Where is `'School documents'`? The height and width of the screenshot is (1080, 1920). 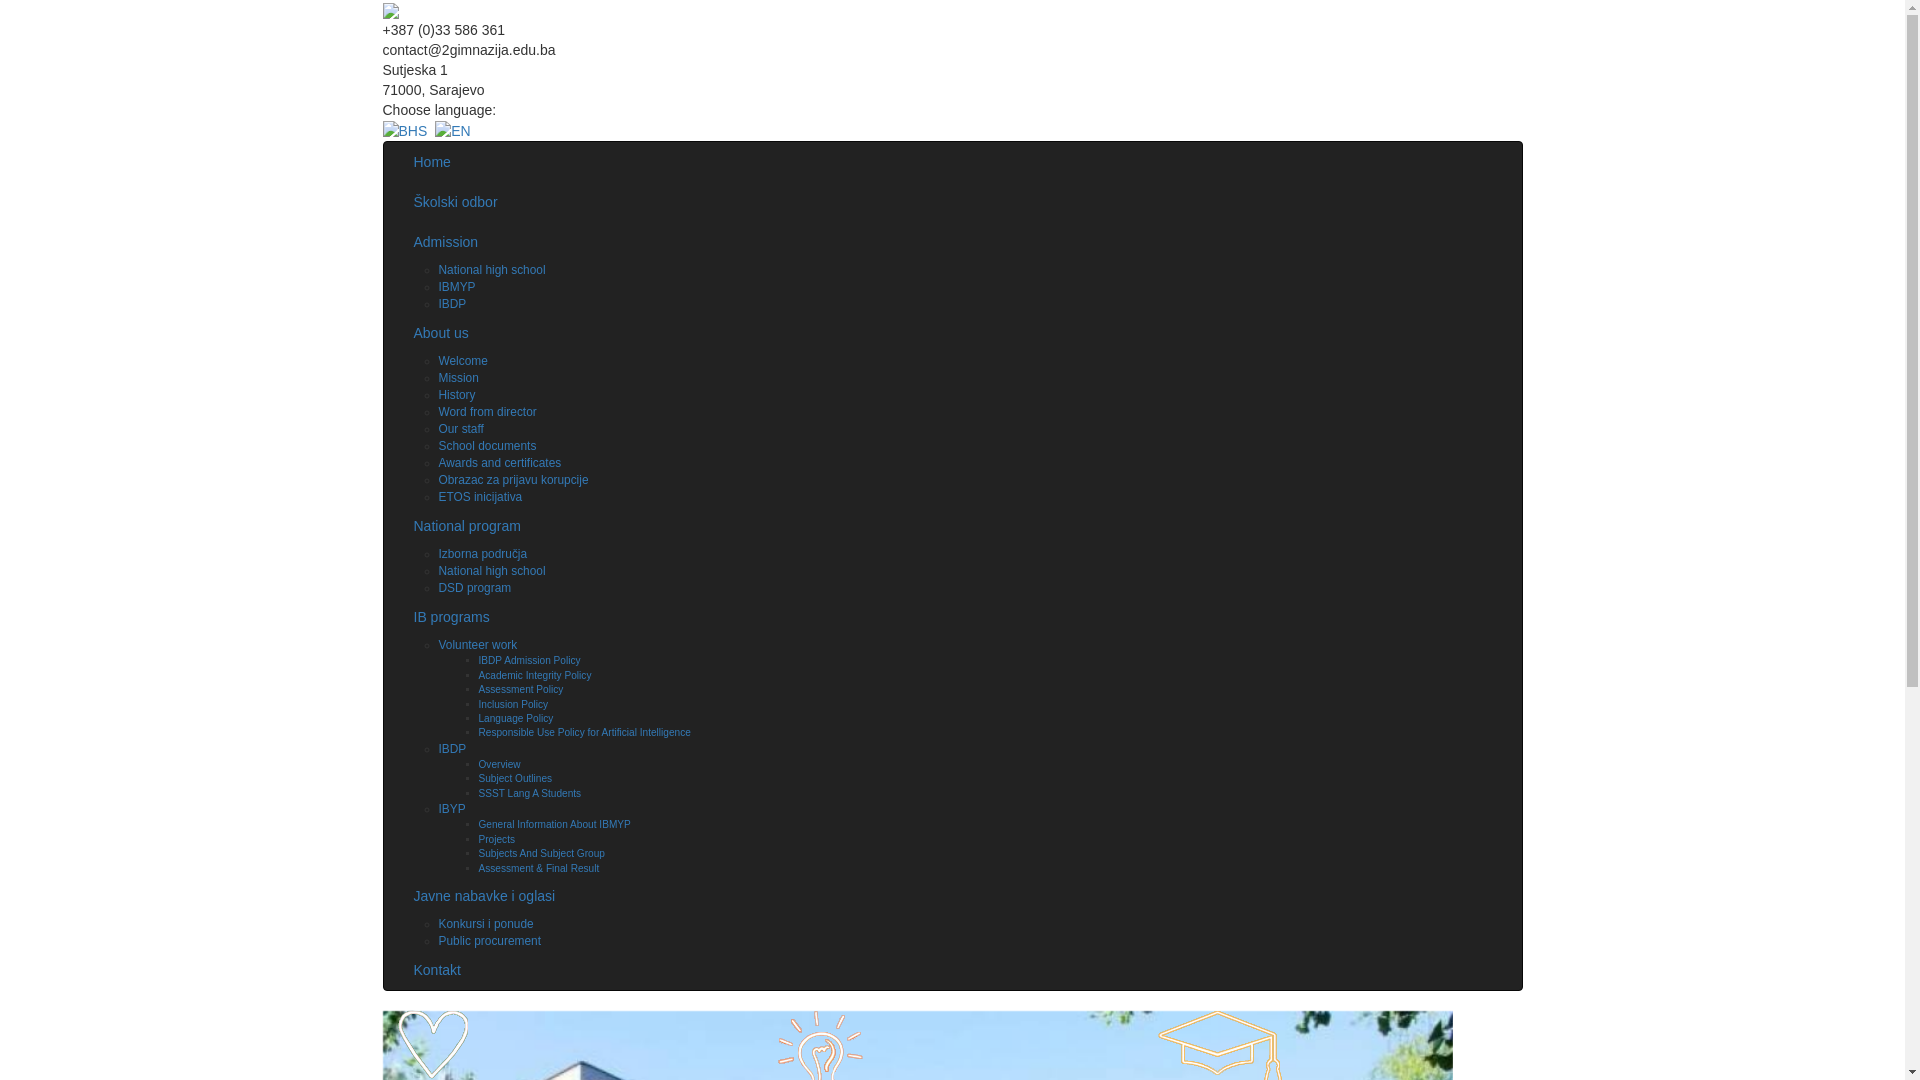
'School documents' is located at coordinates (486, 445).